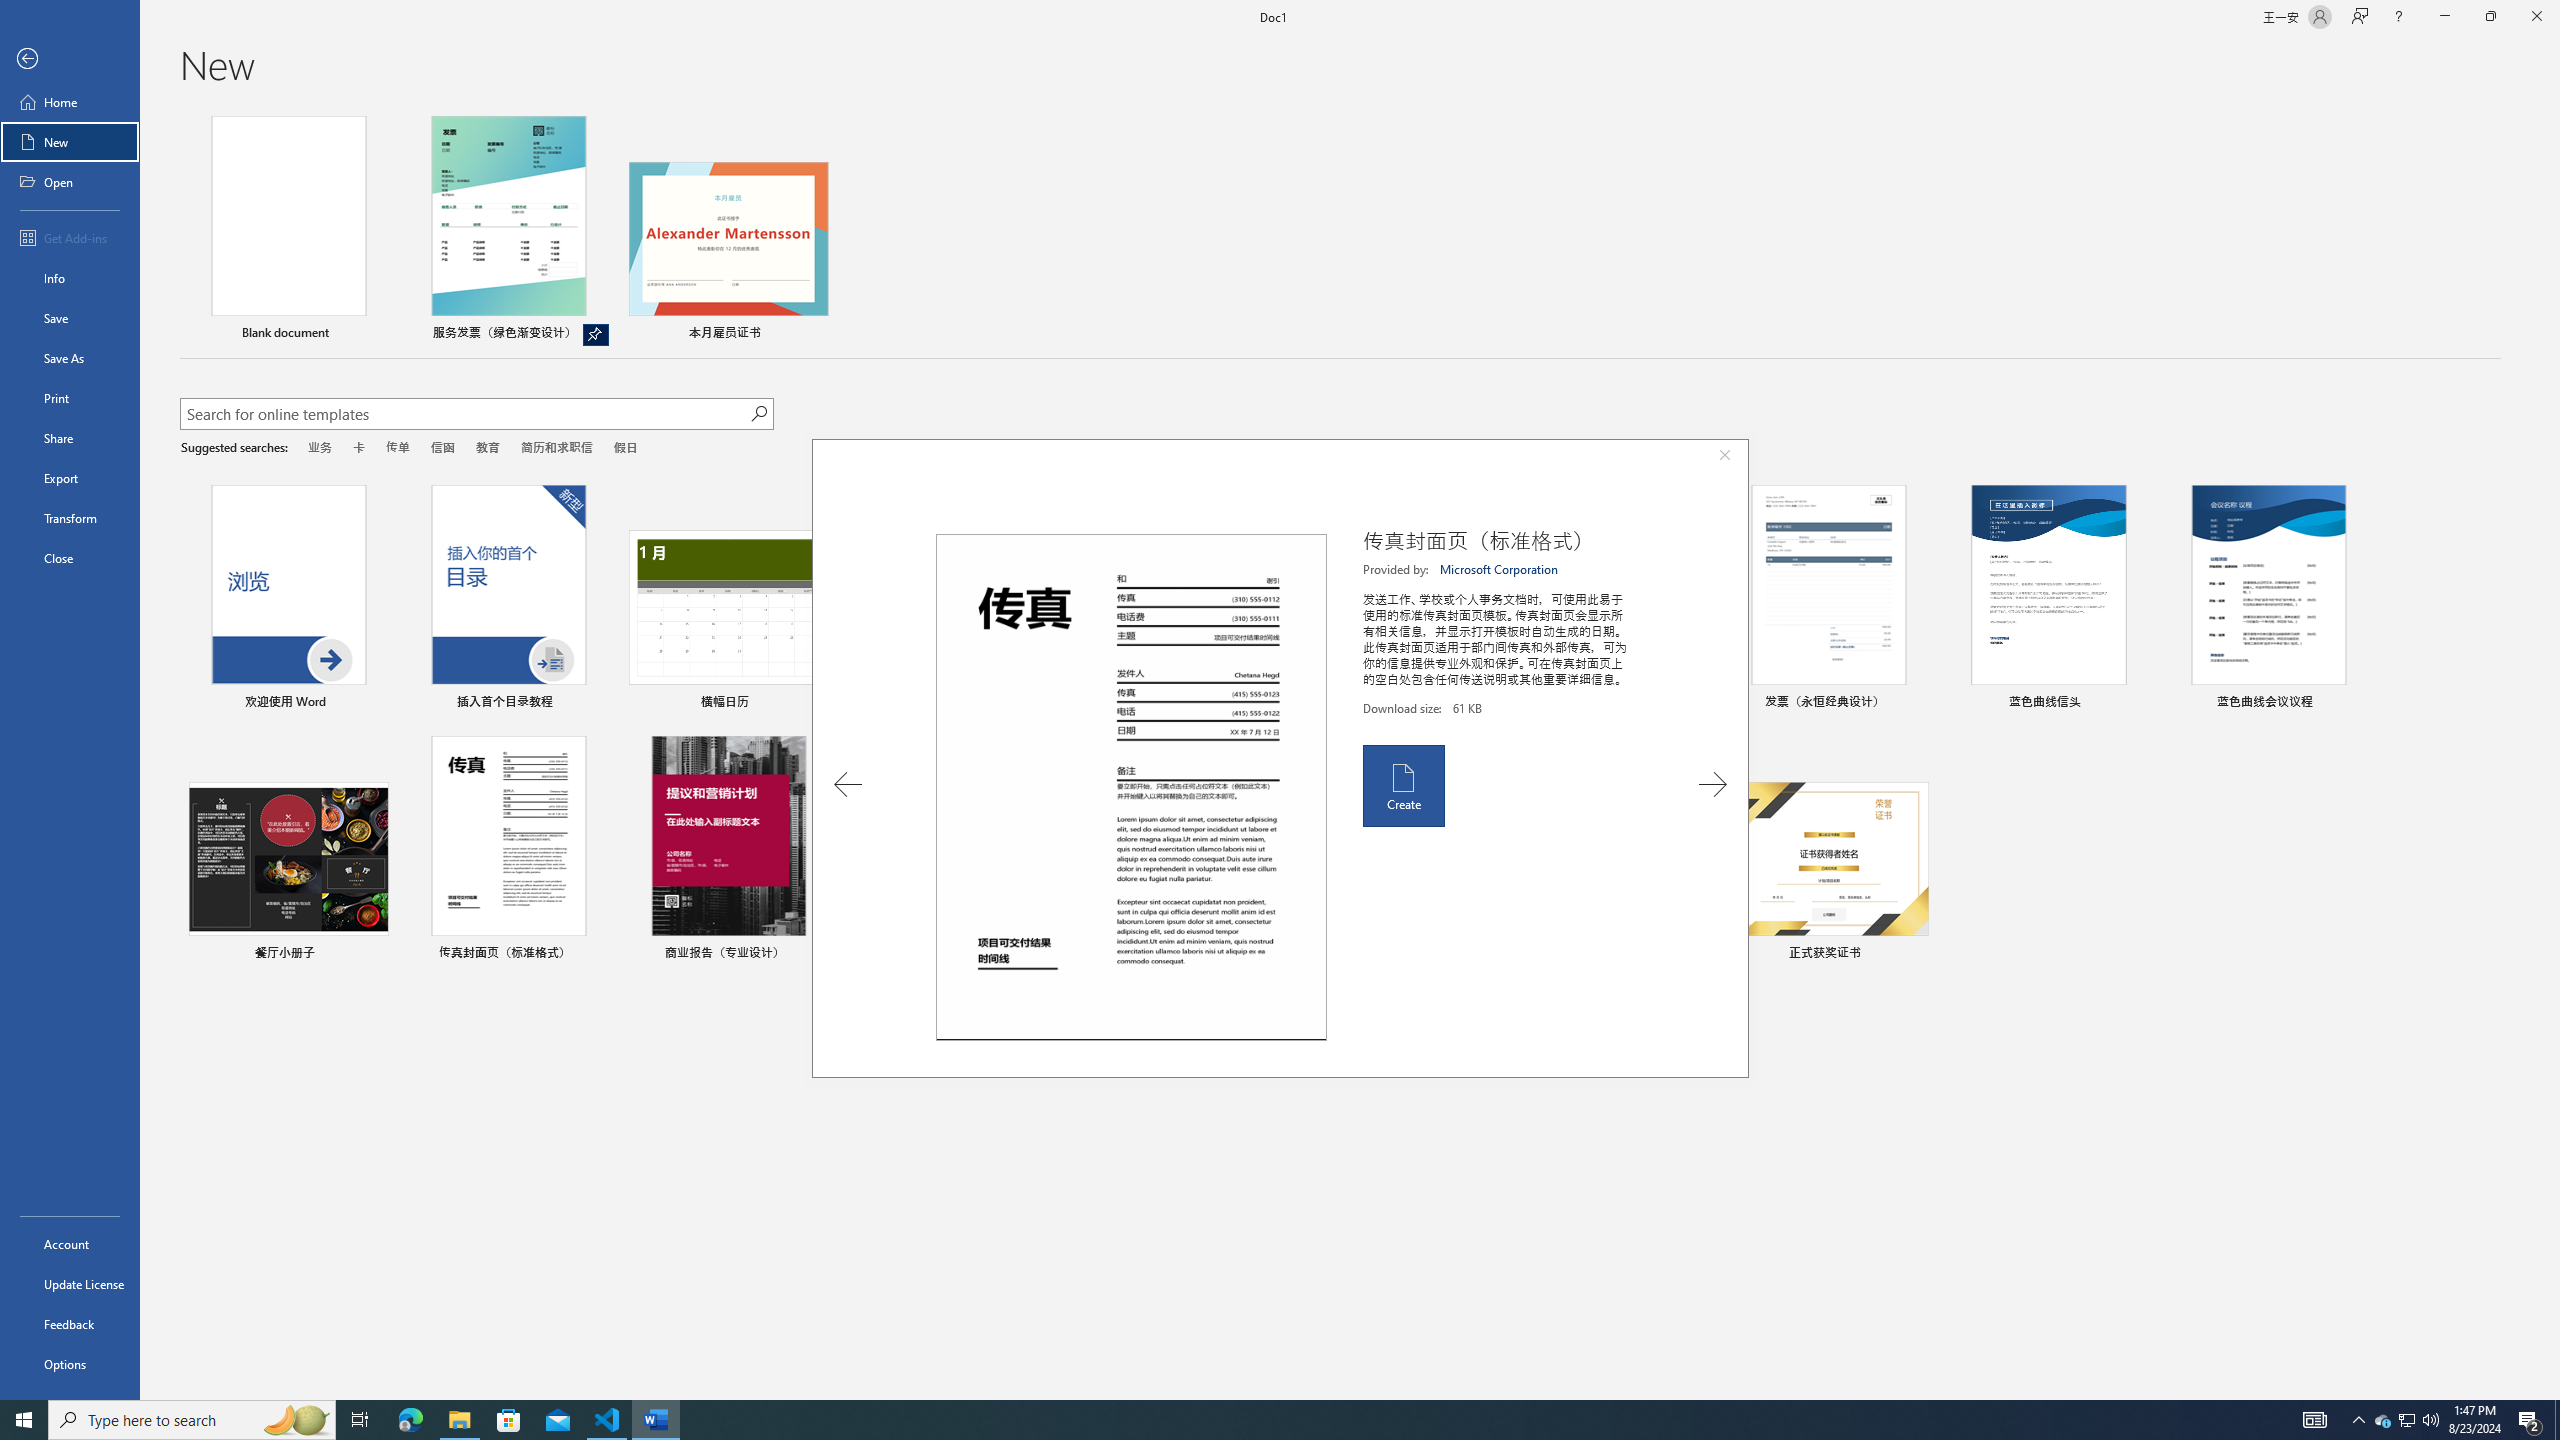 Image resolution: width=2560 pixels, height=1440 pixels. Describe the element at coordinates (69, 237) in the screenshot. I see `'Get Add-ins'` at that location.